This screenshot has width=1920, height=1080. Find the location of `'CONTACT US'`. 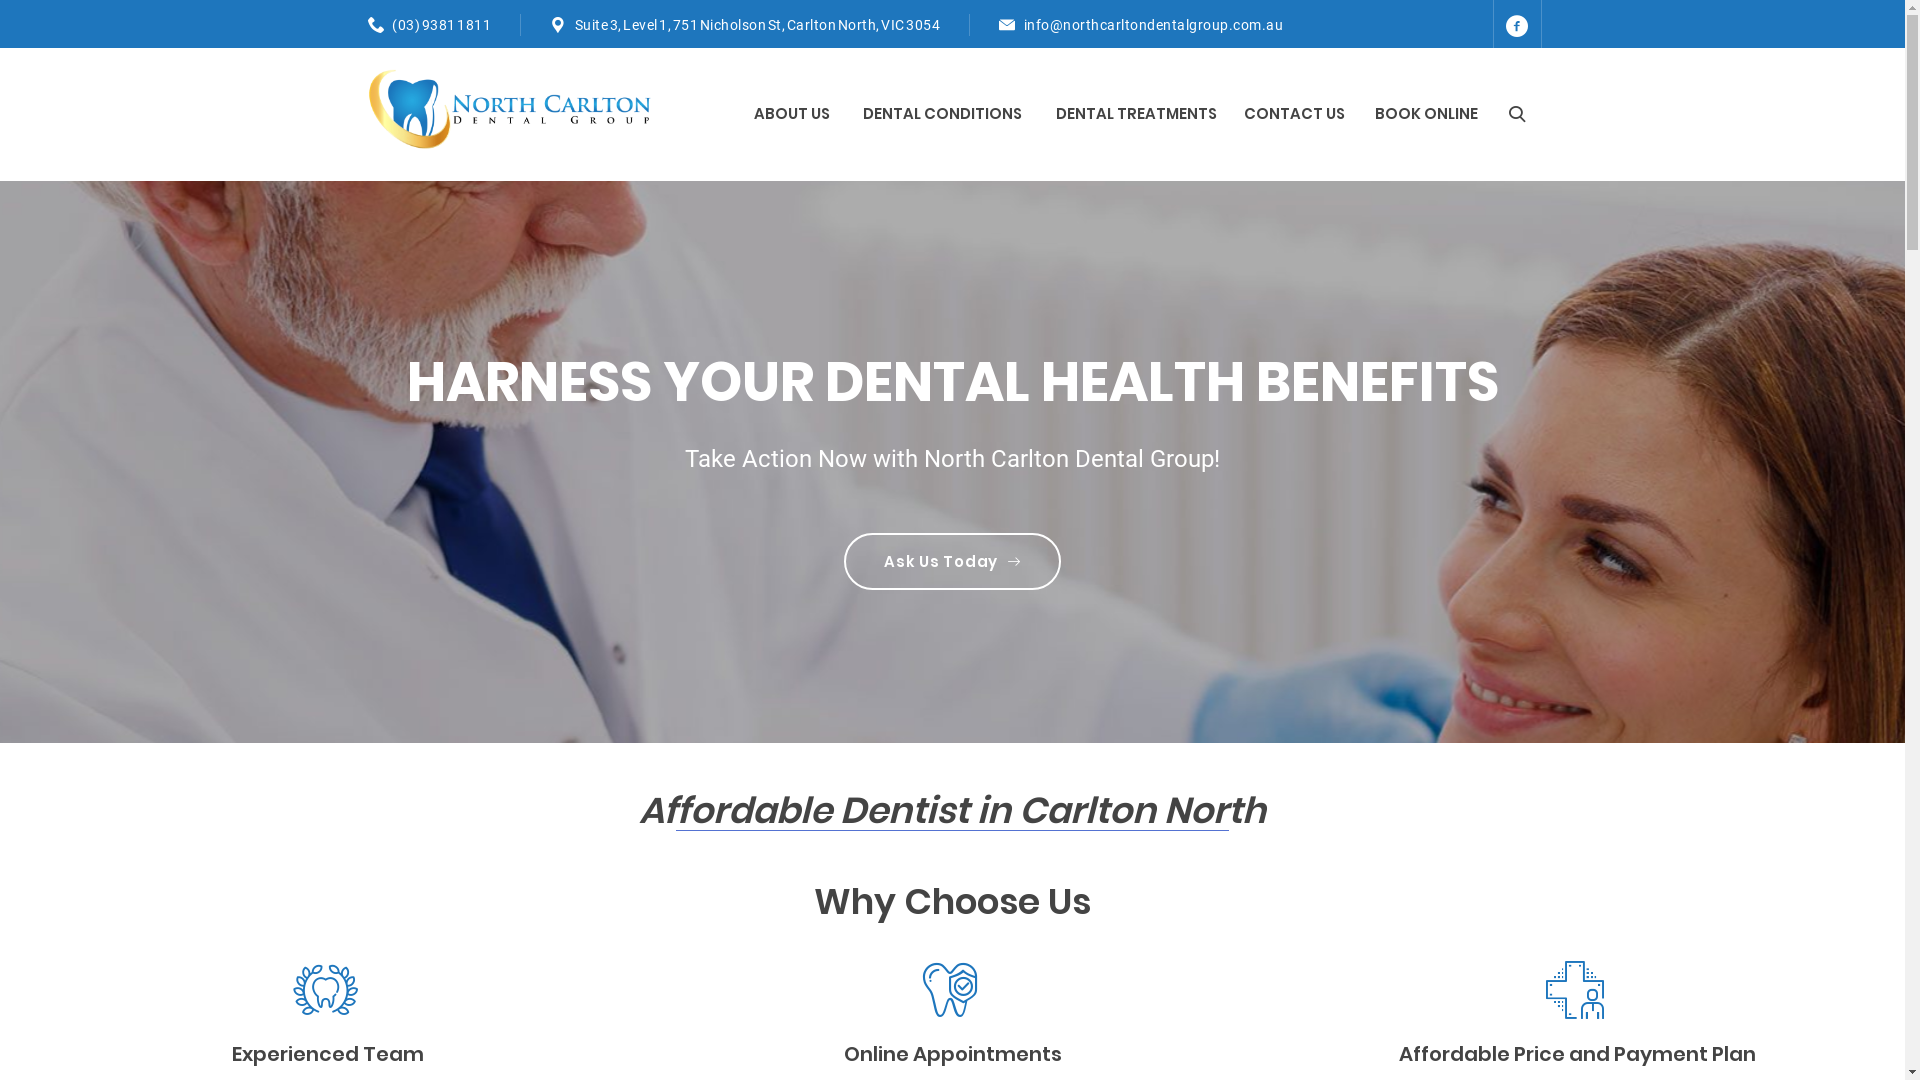

'CONTACT US' is located at coordinates (1294, 114).